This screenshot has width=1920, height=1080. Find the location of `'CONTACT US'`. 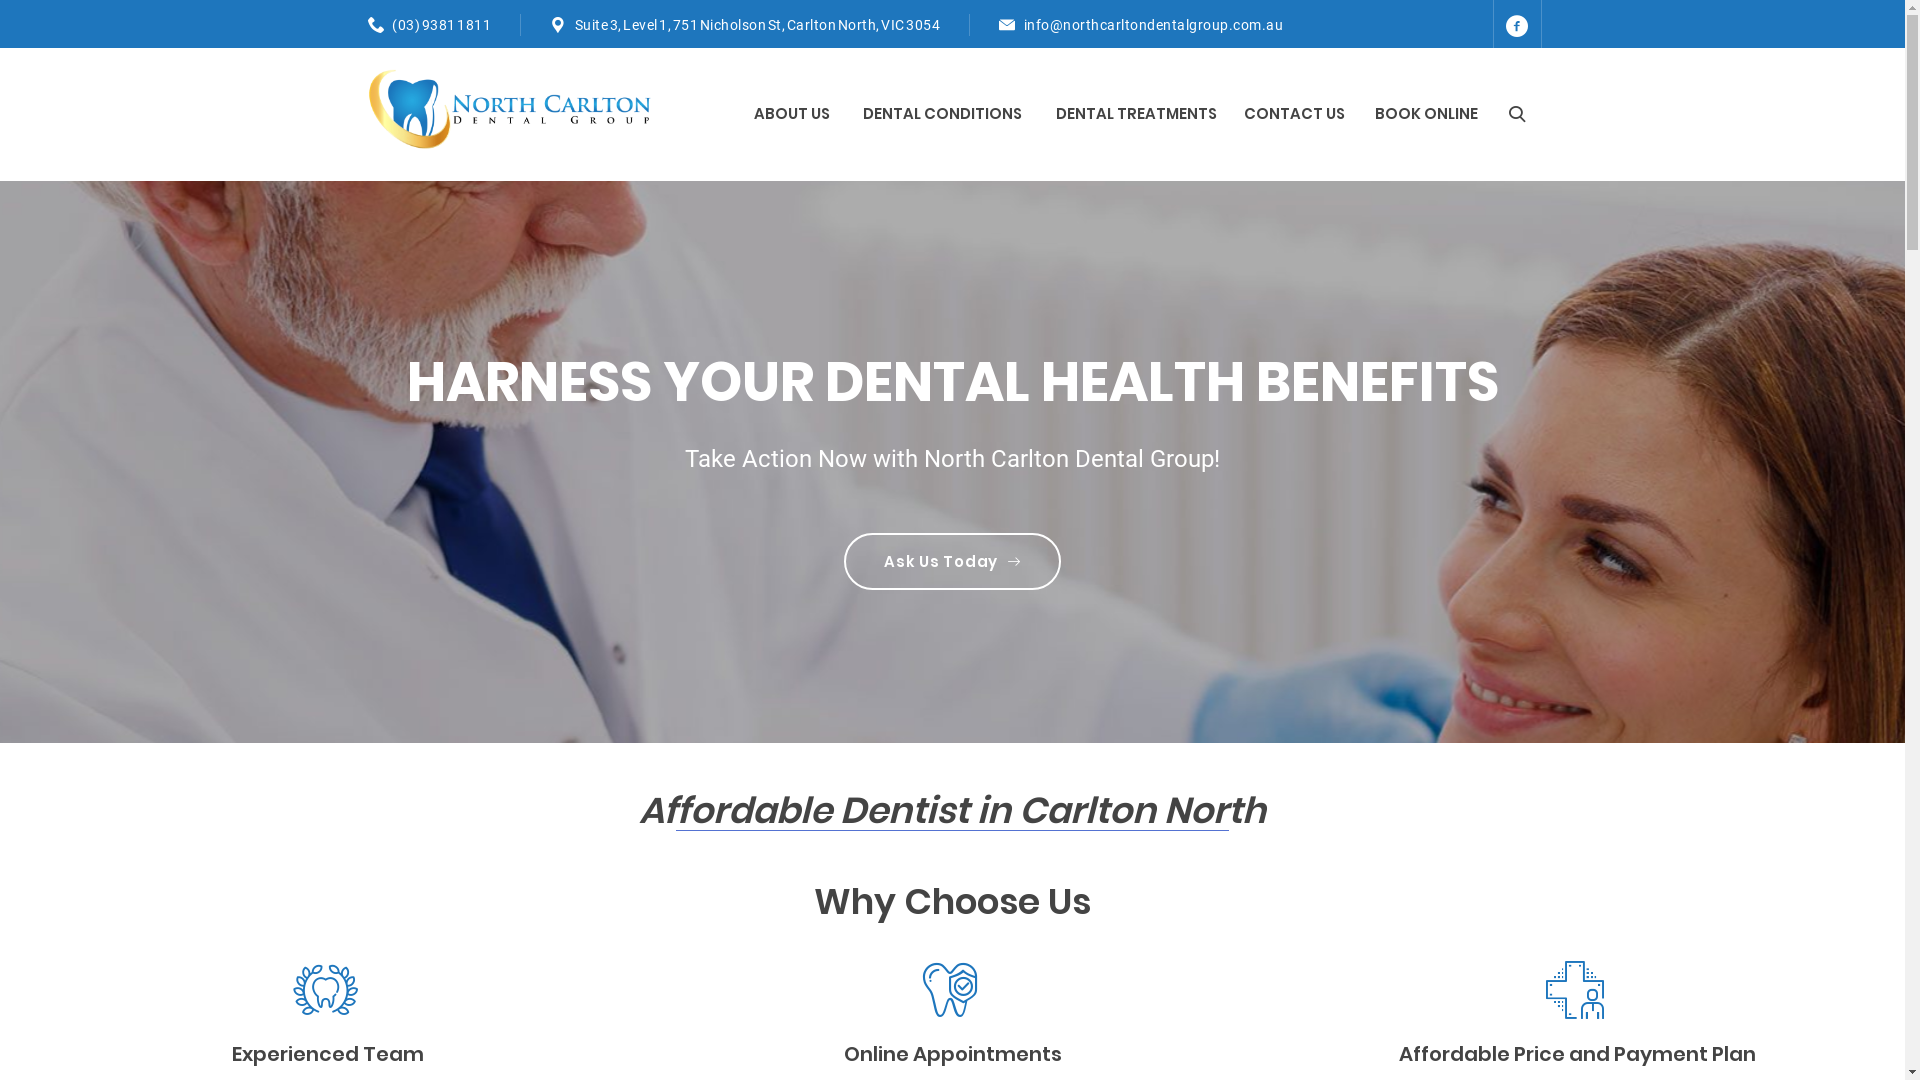

'CONTACT US' is located at coordinates (1294, 114).